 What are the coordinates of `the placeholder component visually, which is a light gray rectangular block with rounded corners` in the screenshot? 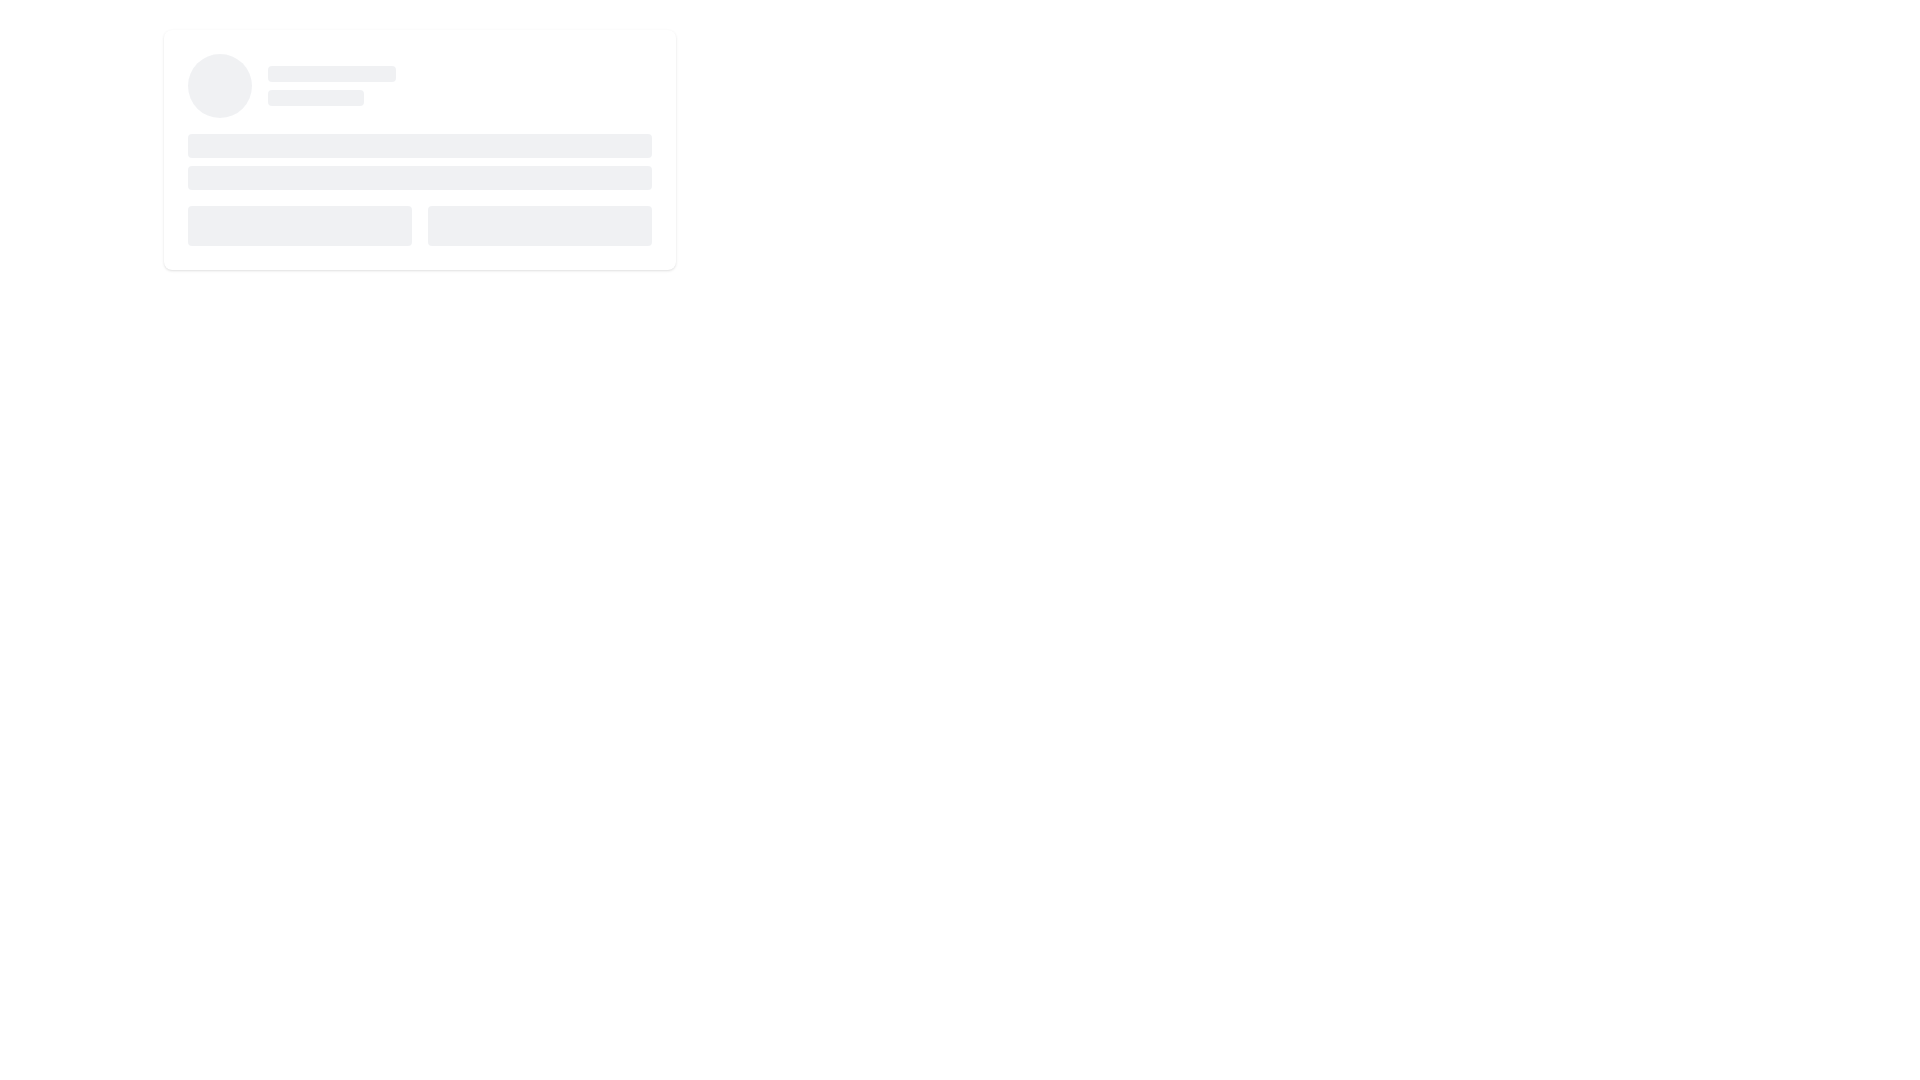 It's located at (315, 97).